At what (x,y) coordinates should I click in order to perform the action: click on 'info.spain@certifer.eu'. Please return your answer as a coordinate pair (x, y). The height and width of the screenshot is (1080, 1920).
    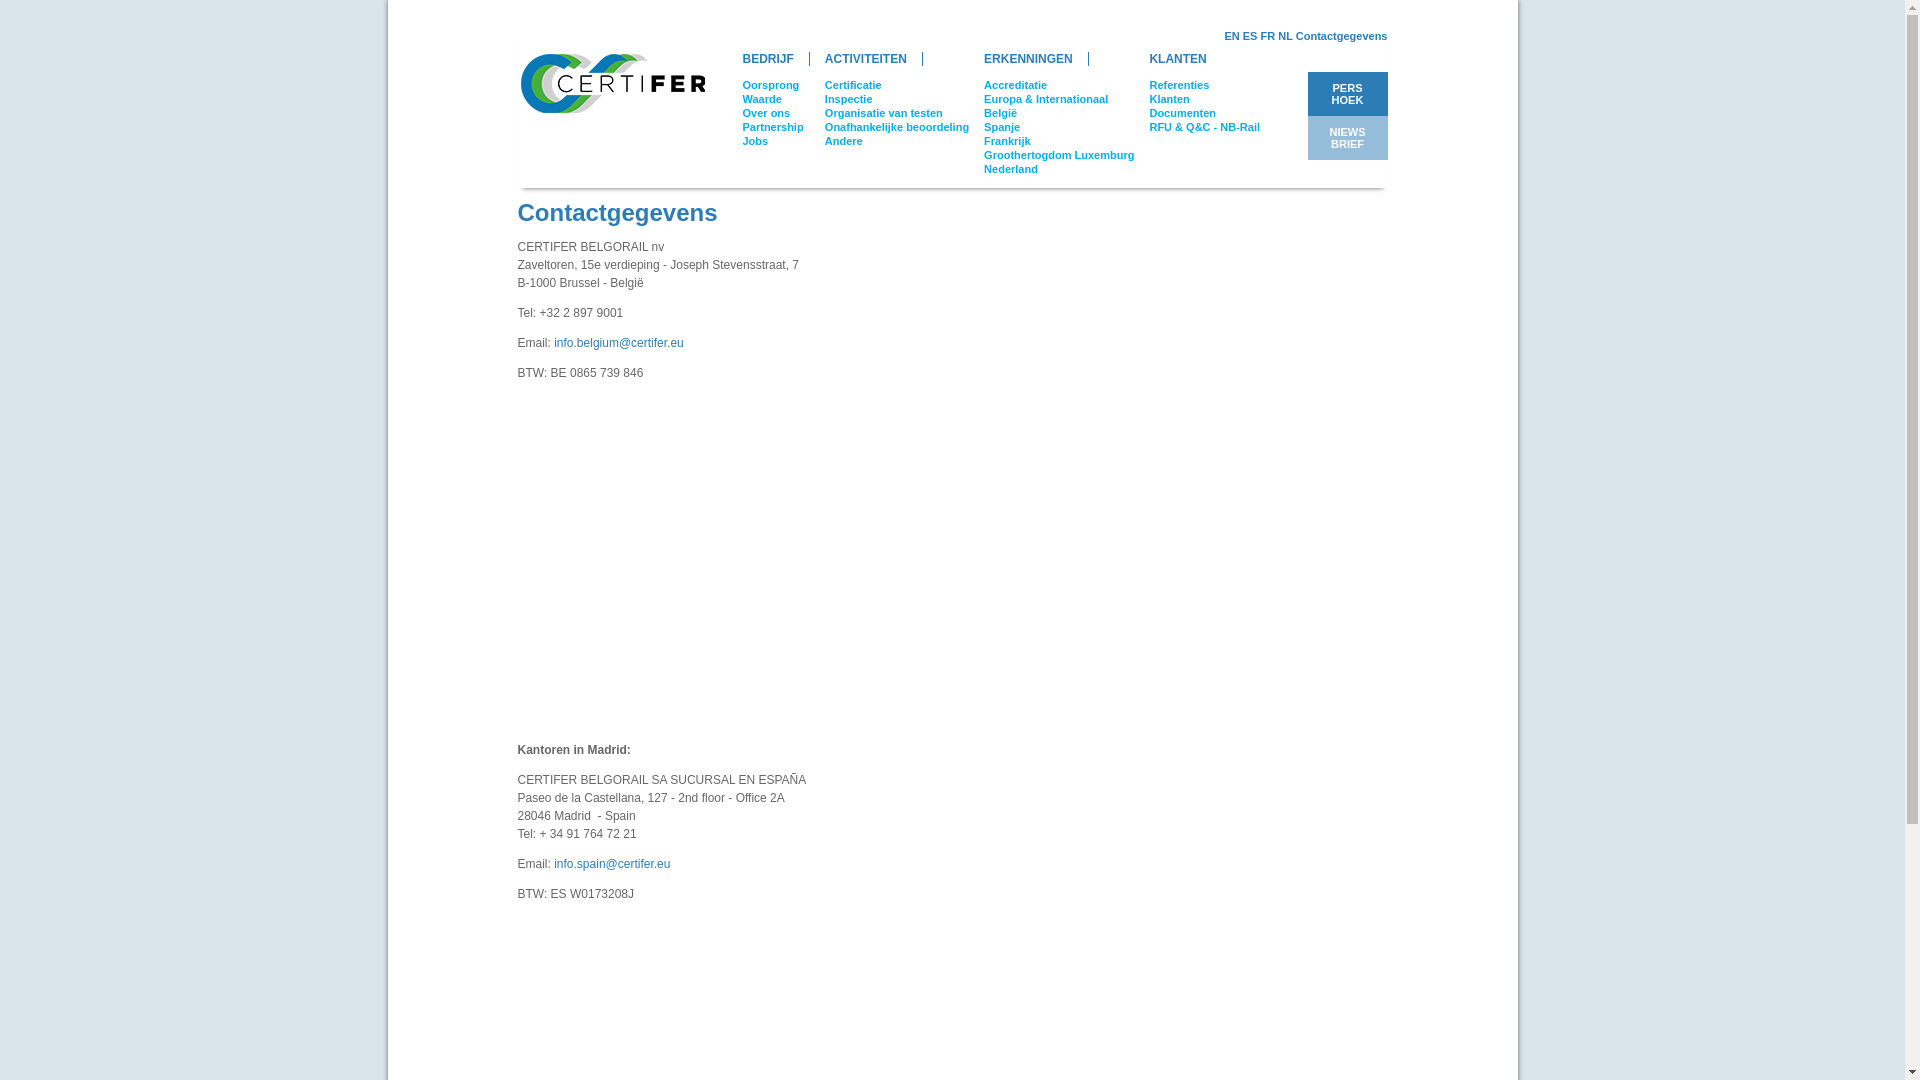
    Looking at the image, I should click on (553, 863).